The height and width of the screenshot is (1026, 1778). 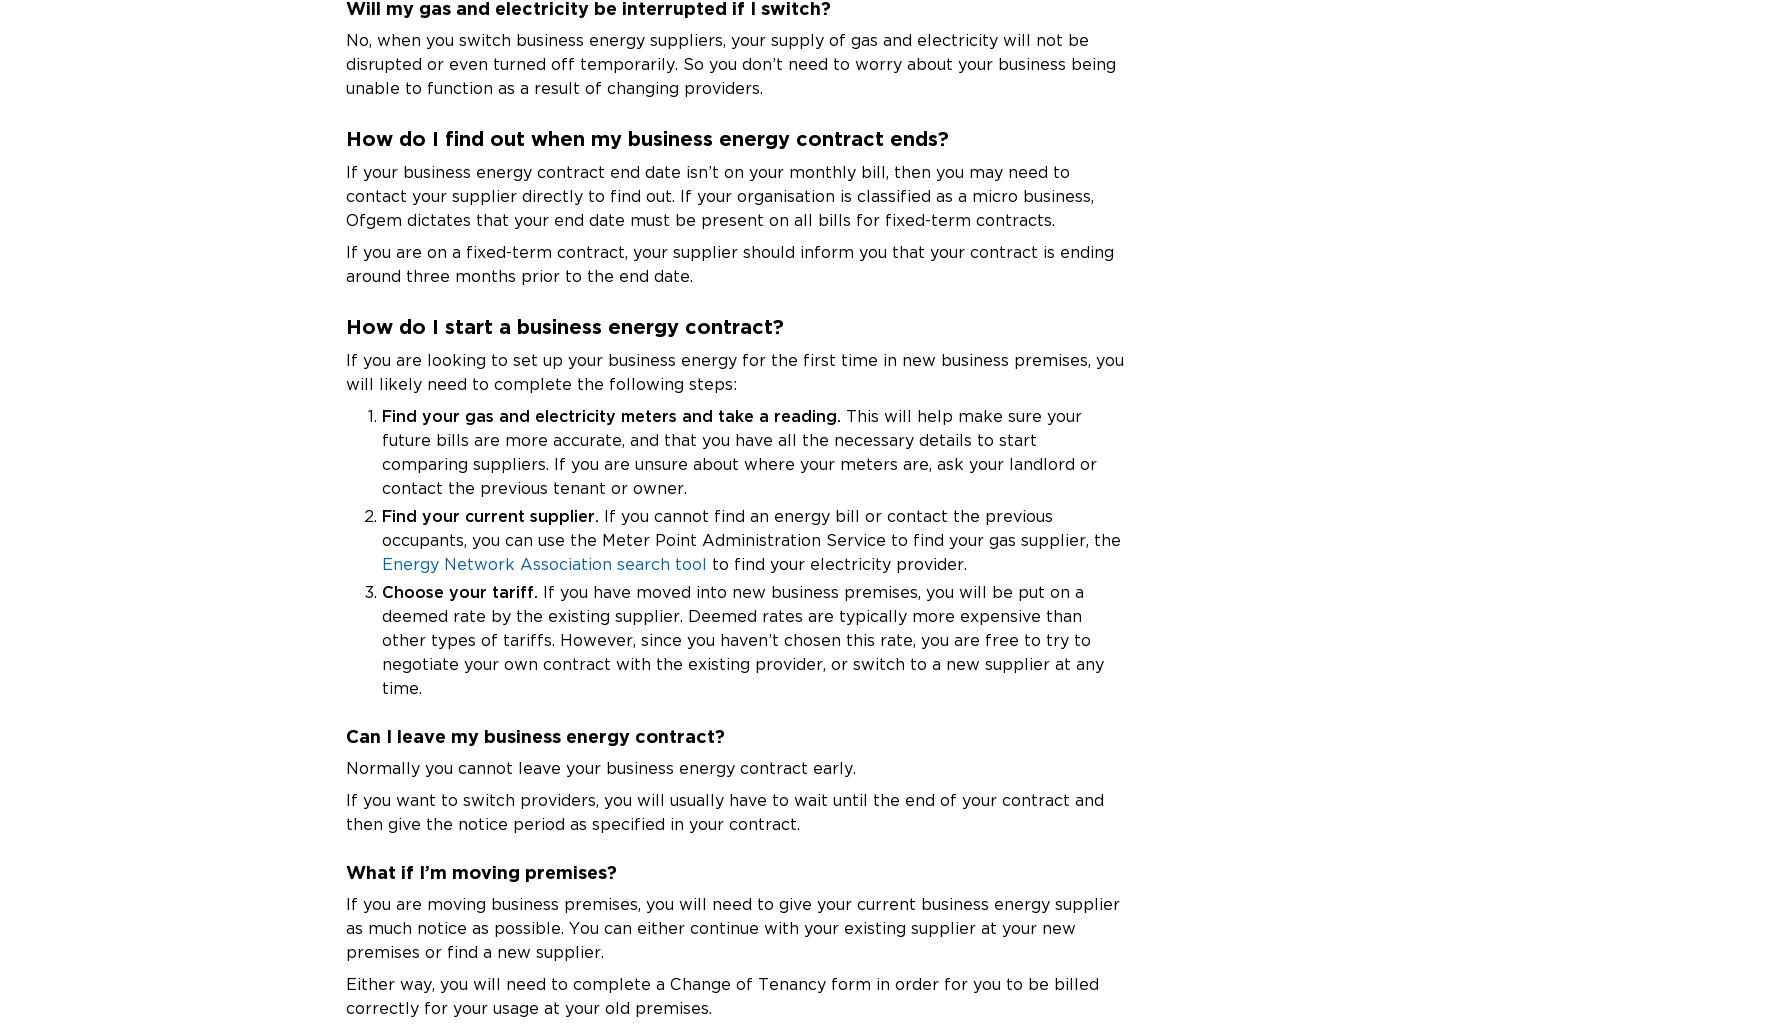 I want to click on 'Energy Network Association search tool', so click(x=544, y=563).